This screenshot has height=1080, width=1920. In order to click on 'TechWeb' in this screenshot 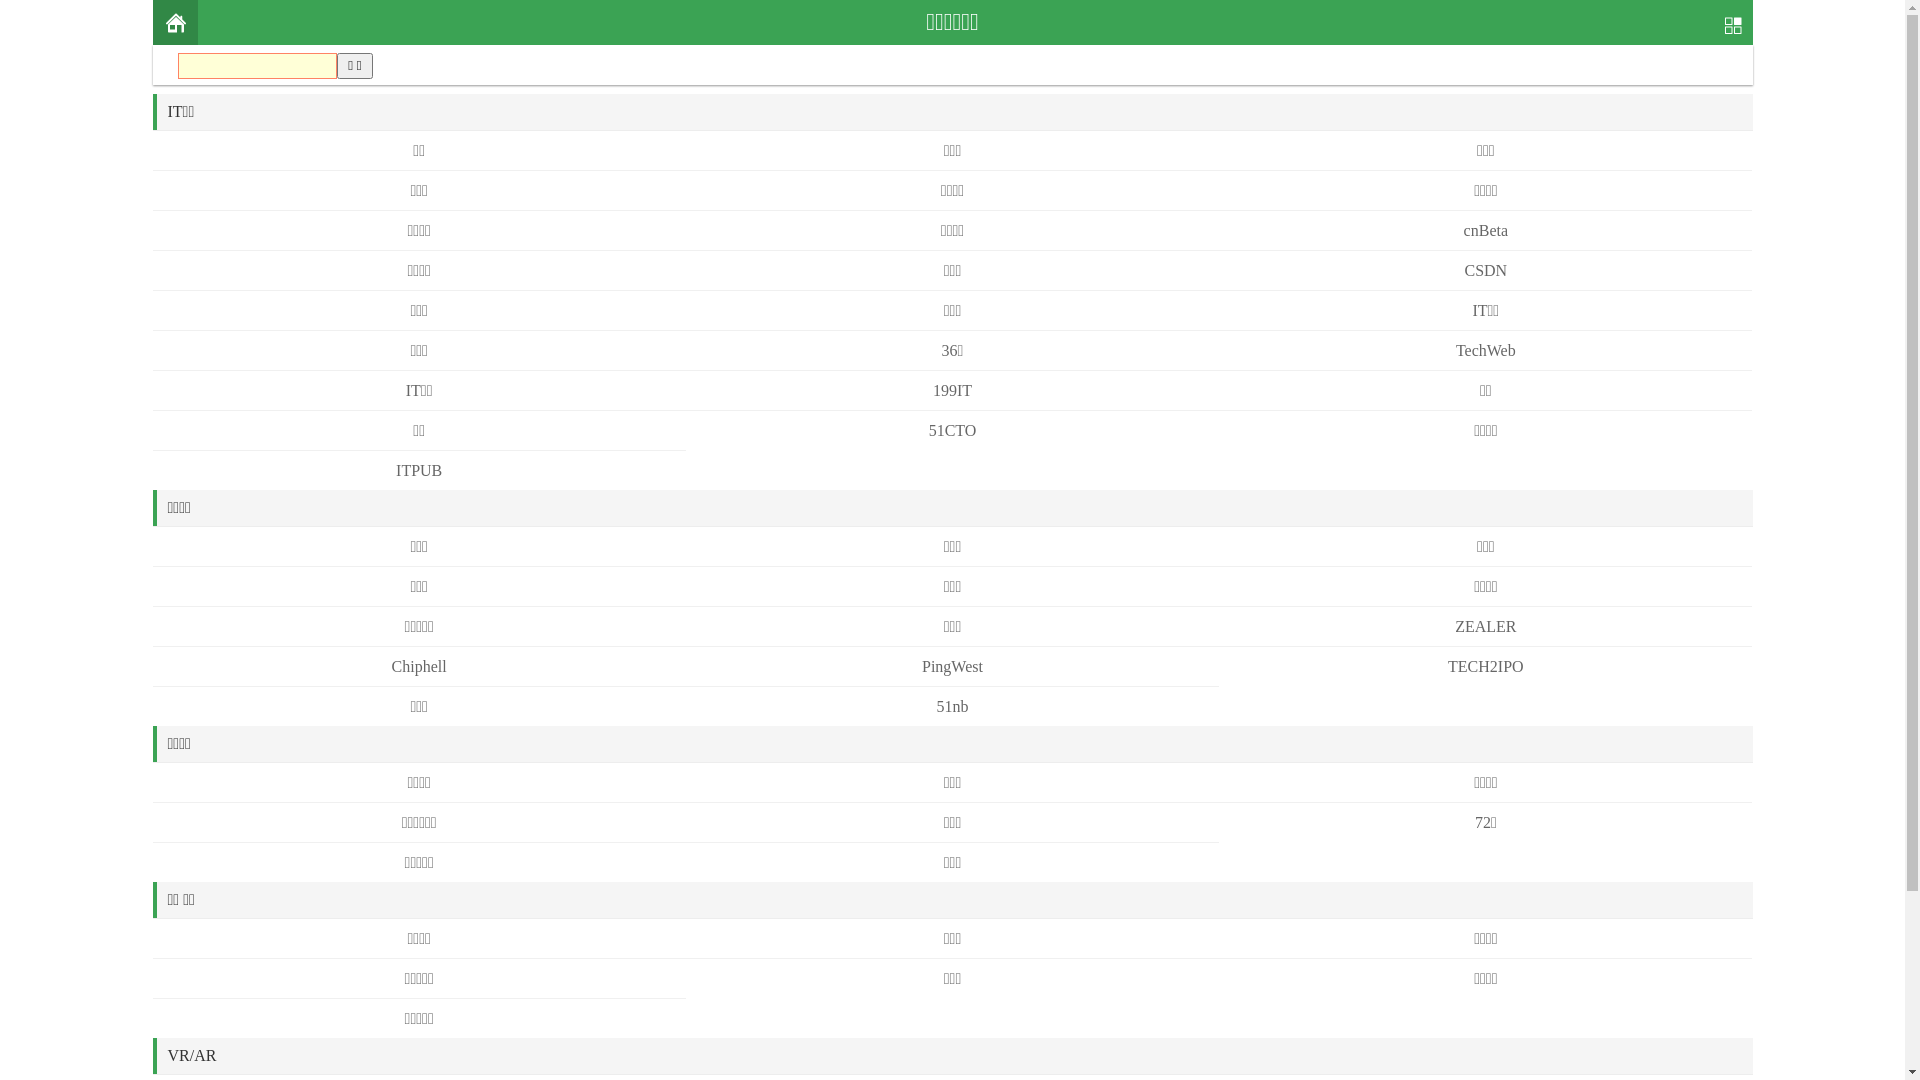, I will do `click(1486, 349)`.